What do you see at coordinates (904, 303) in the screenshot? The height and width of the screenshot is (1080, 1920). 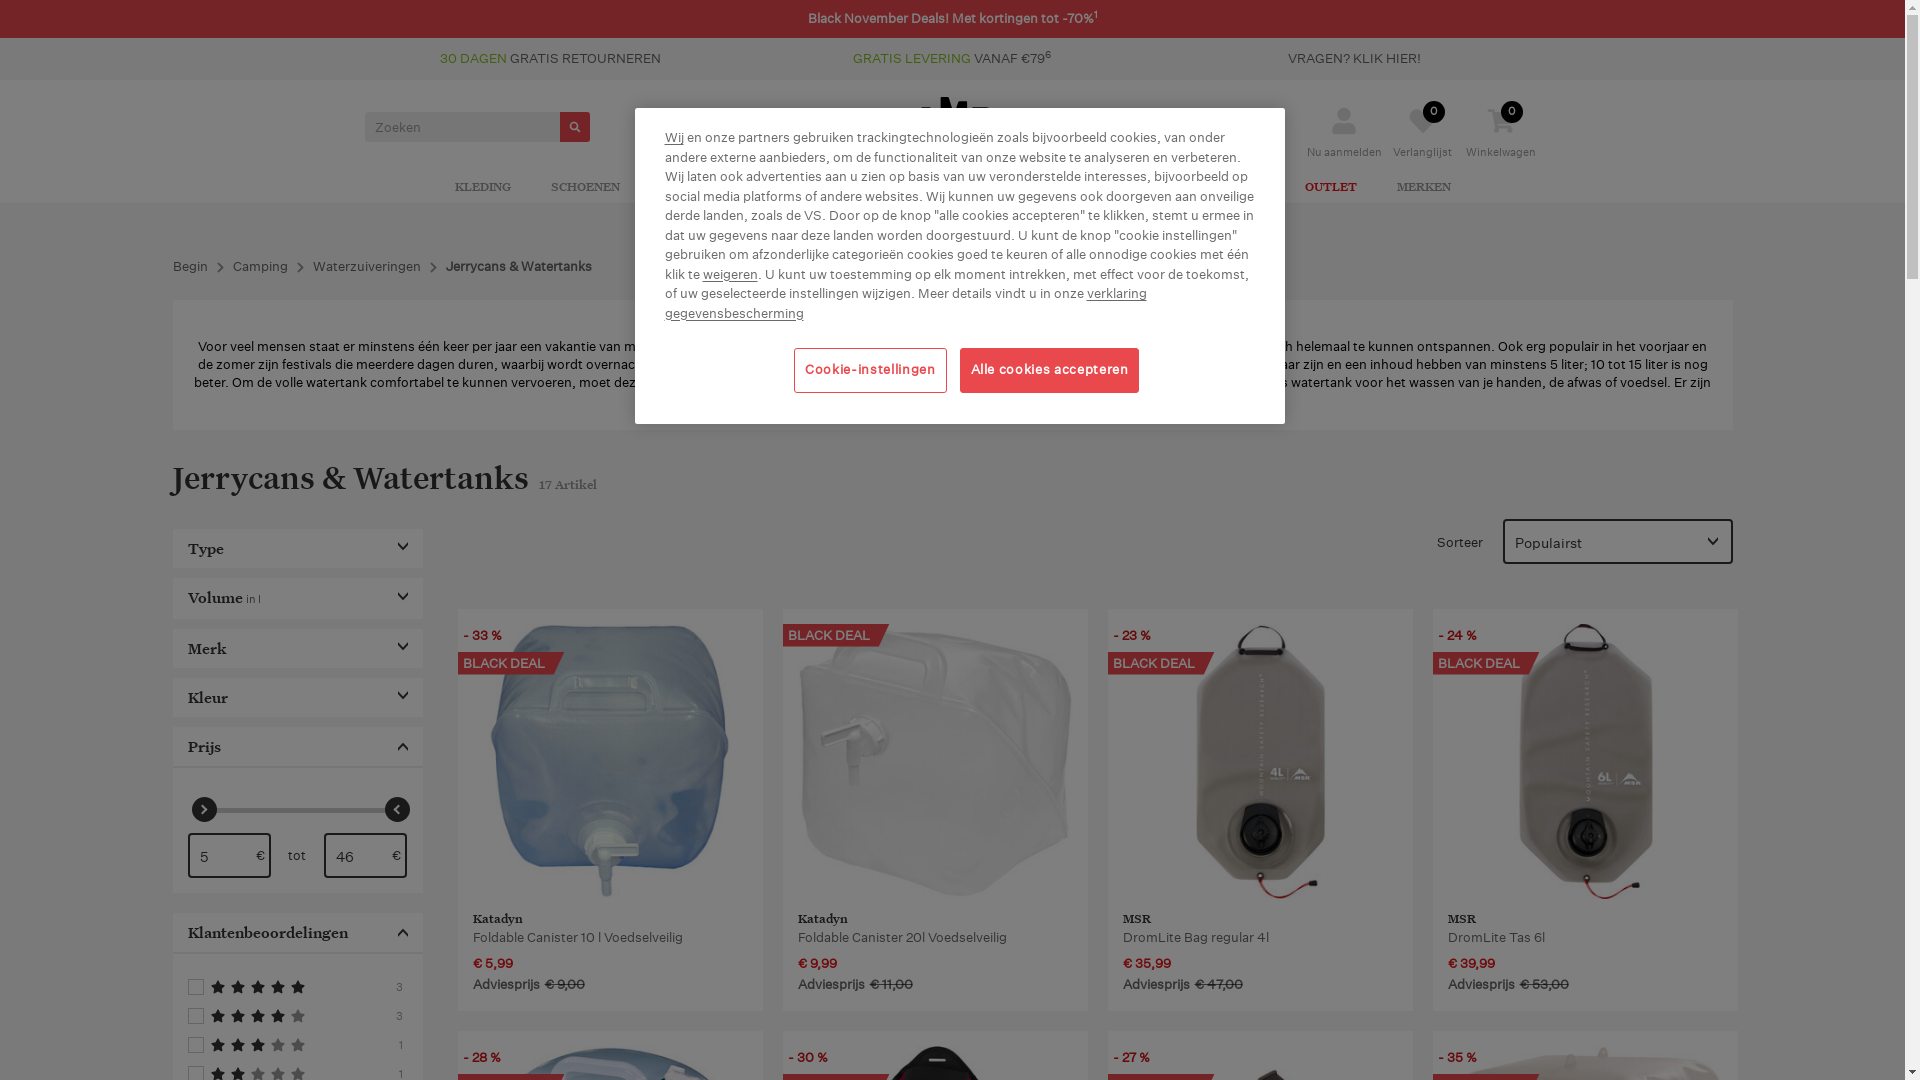 I see `'verklaring gegevensbescherming'` at bounding box center [904, 303].